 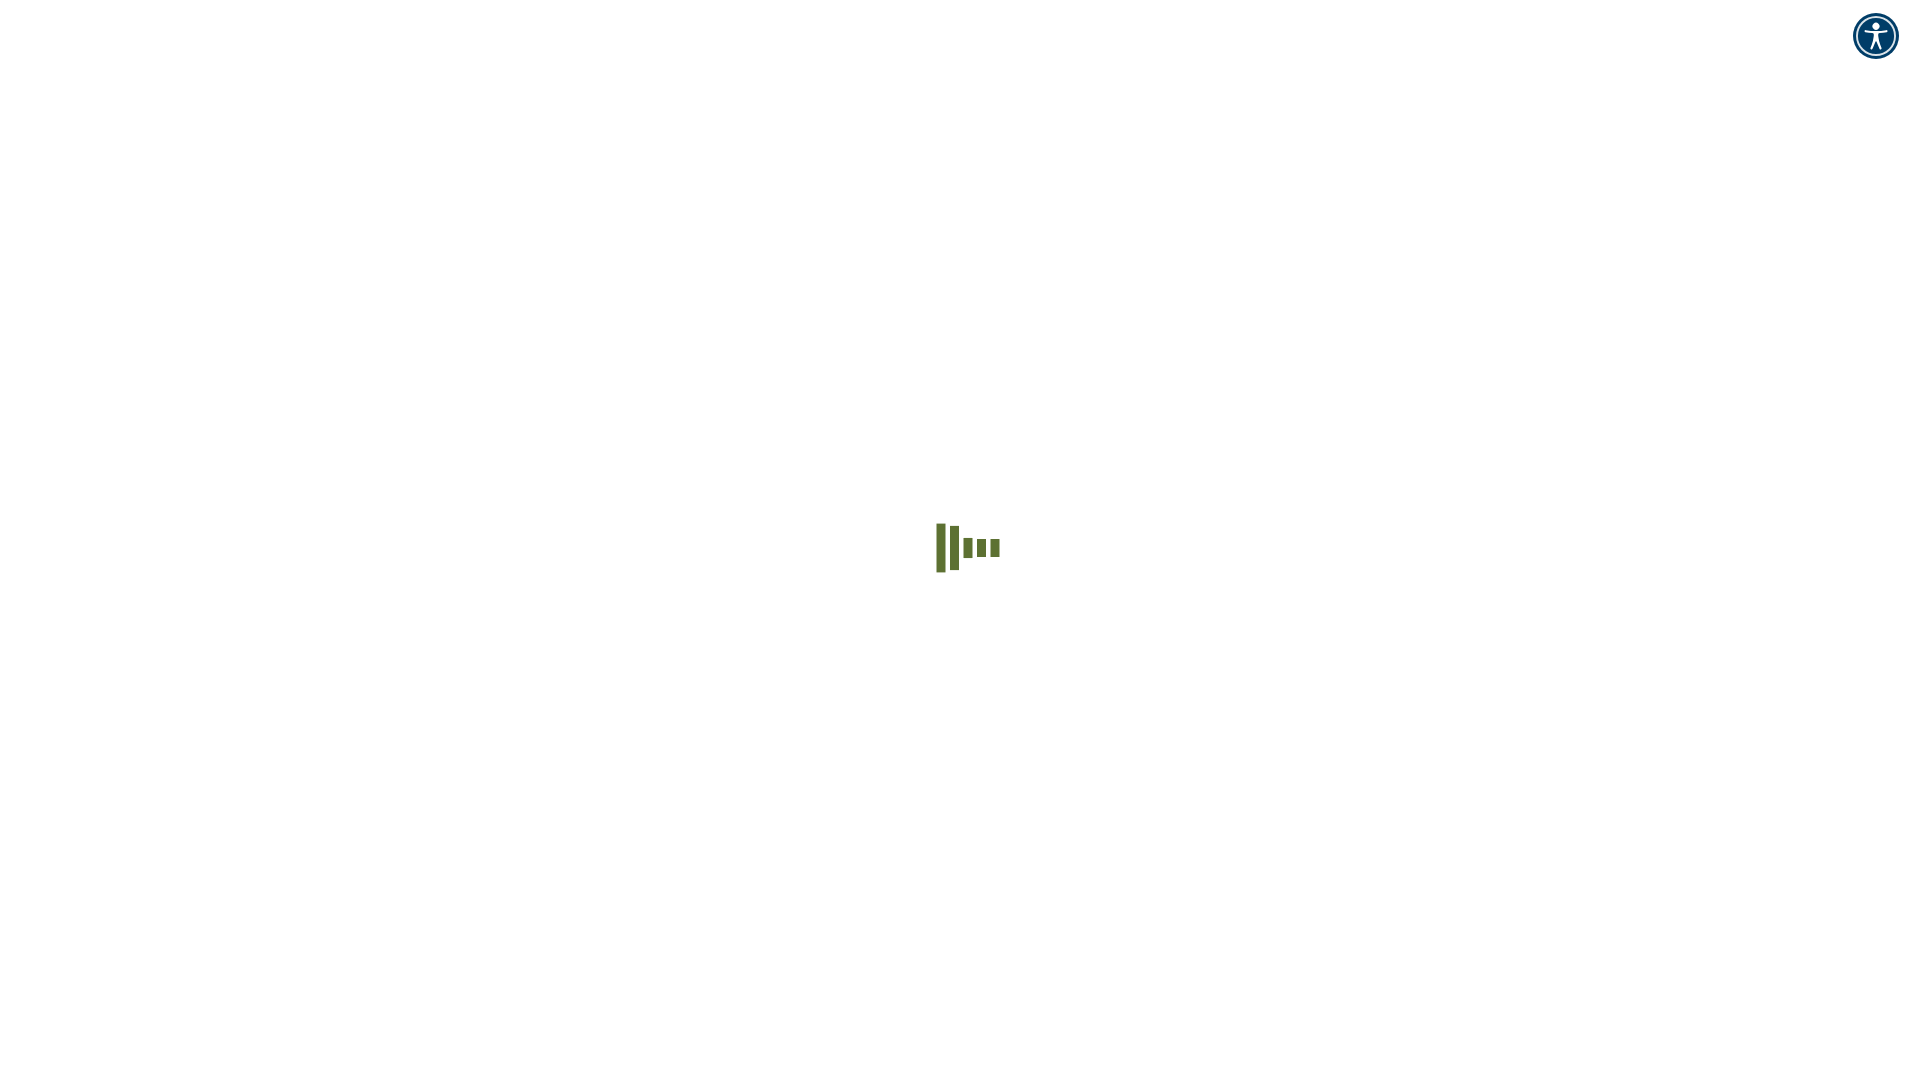 What do you see at coordinates (28, 863) in the screenshot?
I see `'Next (arrow right)'` at bounding box center [28, 863].